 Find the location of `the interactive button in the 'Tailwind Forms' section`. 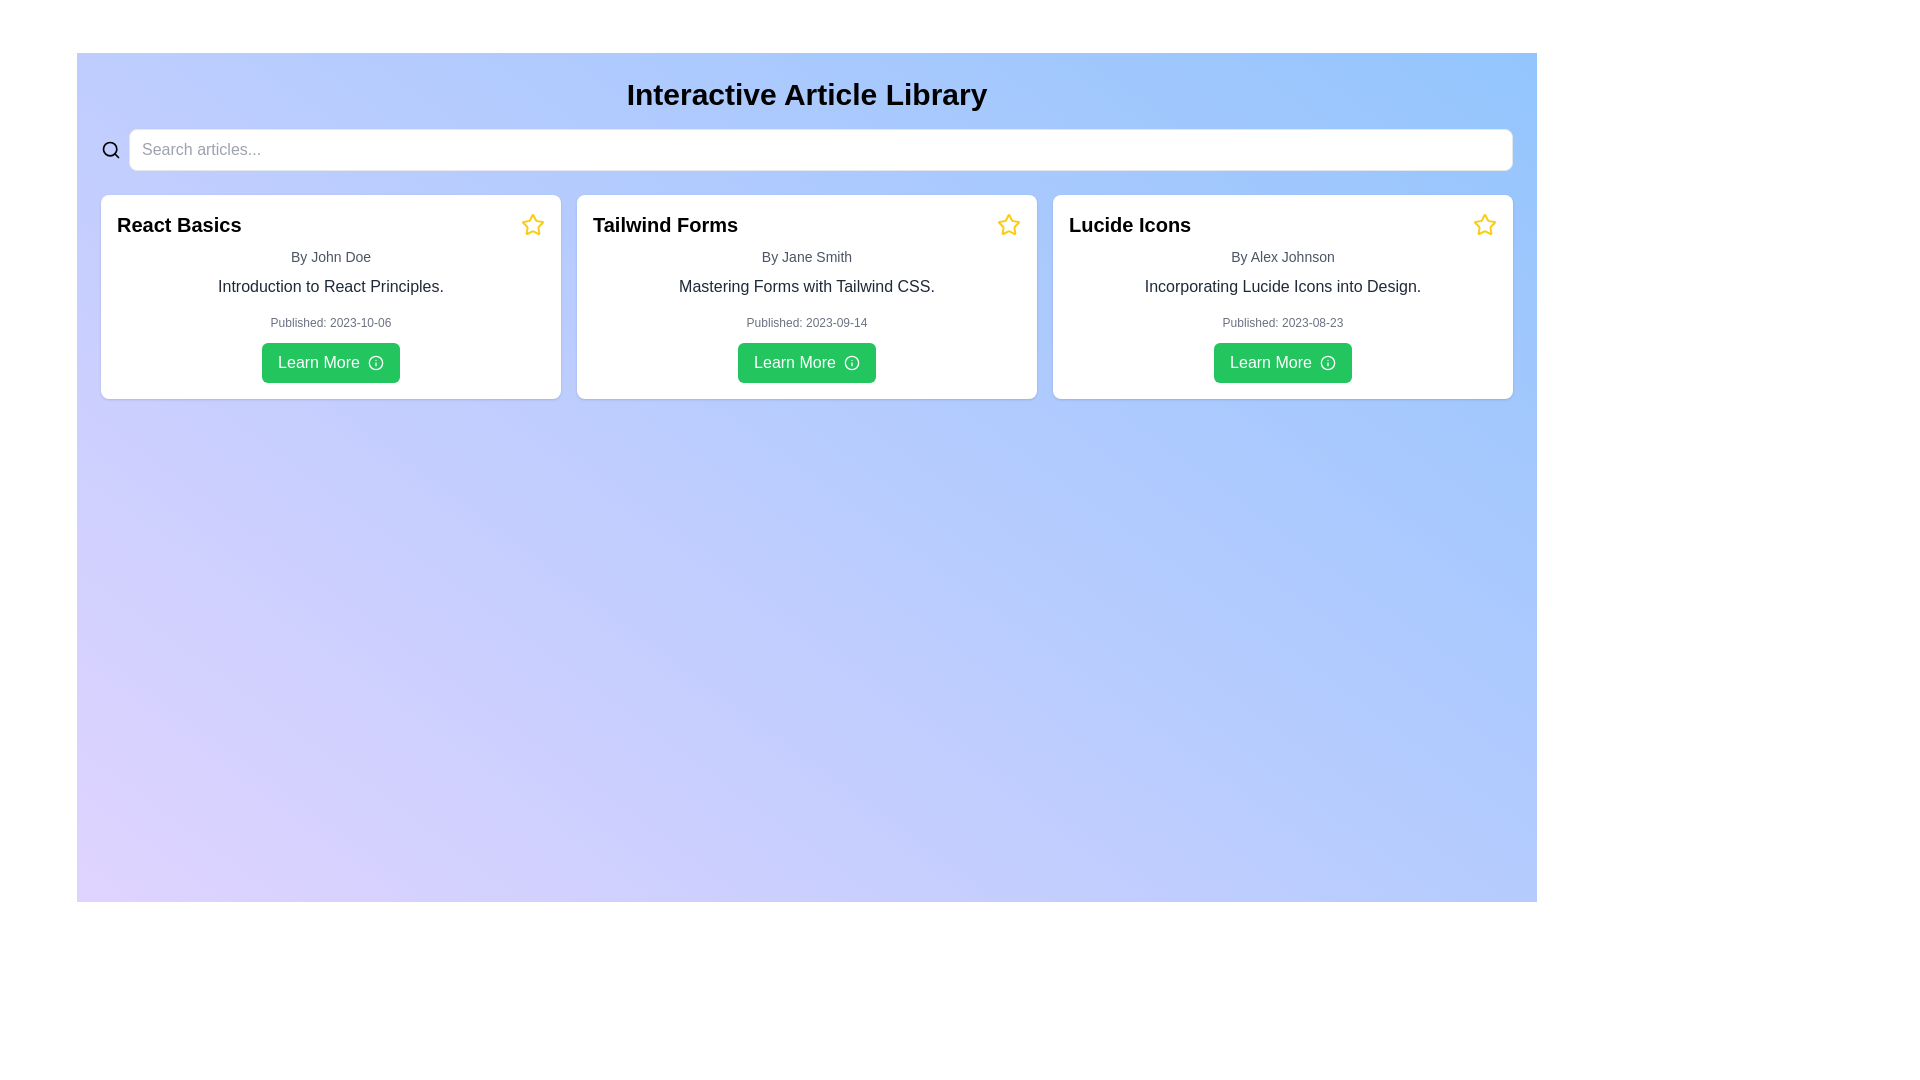

the interactive button in the 'Tailwind Forms' section is located at coordinates (806, 362).